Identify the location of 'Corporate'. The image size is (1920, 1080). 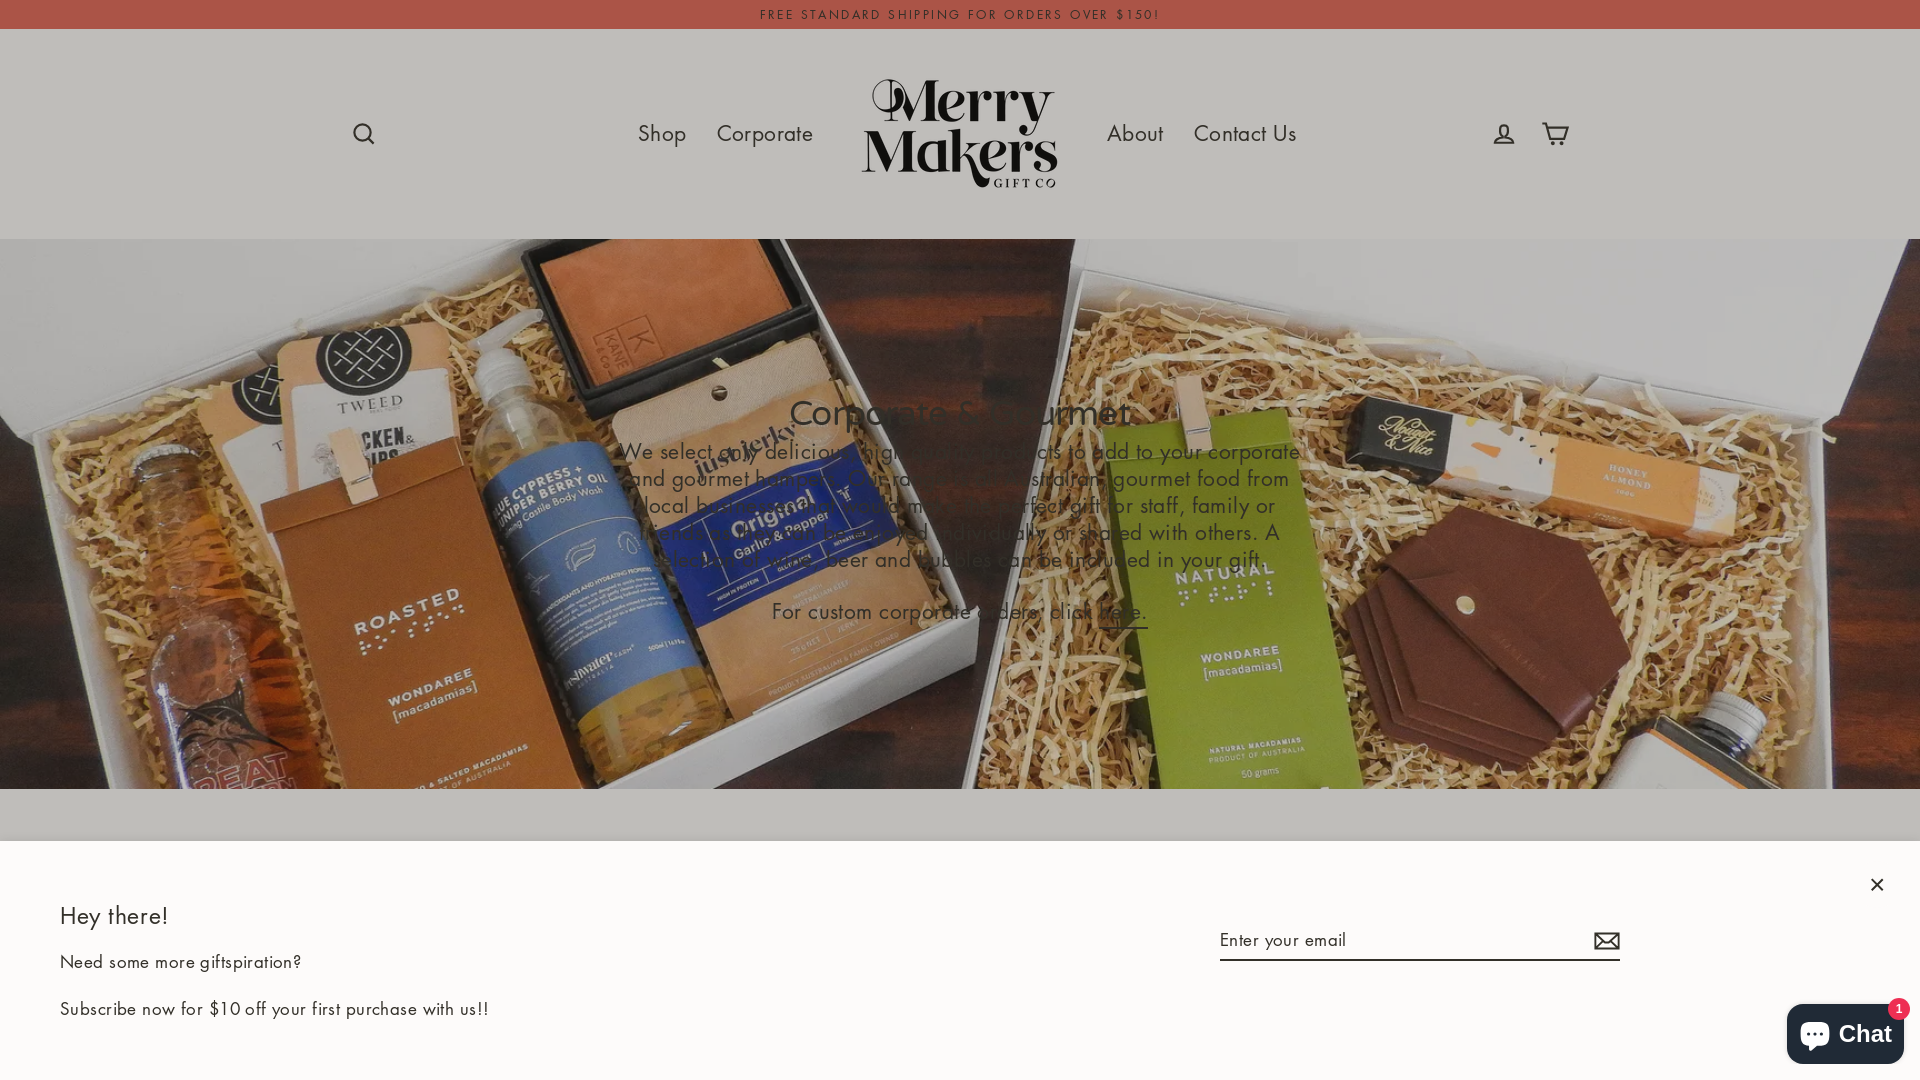
(764, 134).